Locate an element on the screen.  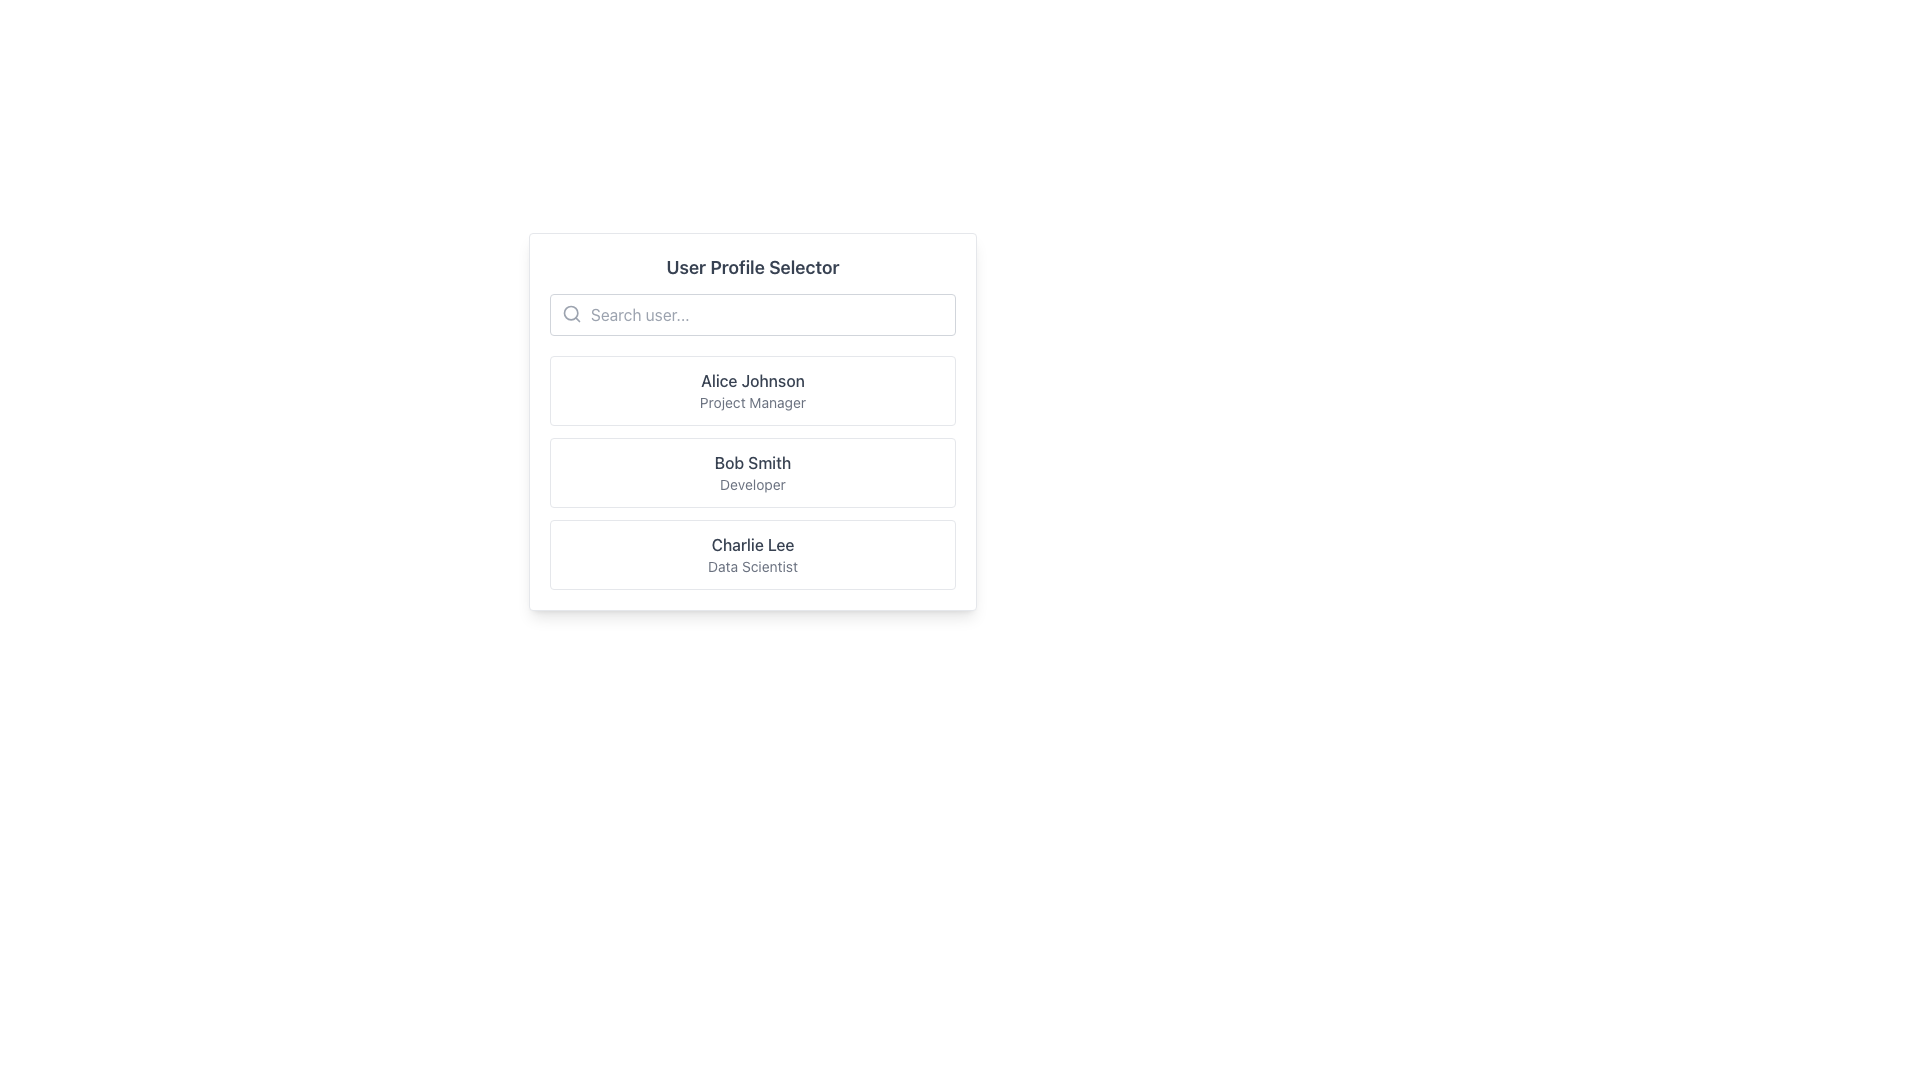
the text label reading 'Project Manager', which is styled in gray and located under 'Alice Johnson' is located at coordinates (752, 402).